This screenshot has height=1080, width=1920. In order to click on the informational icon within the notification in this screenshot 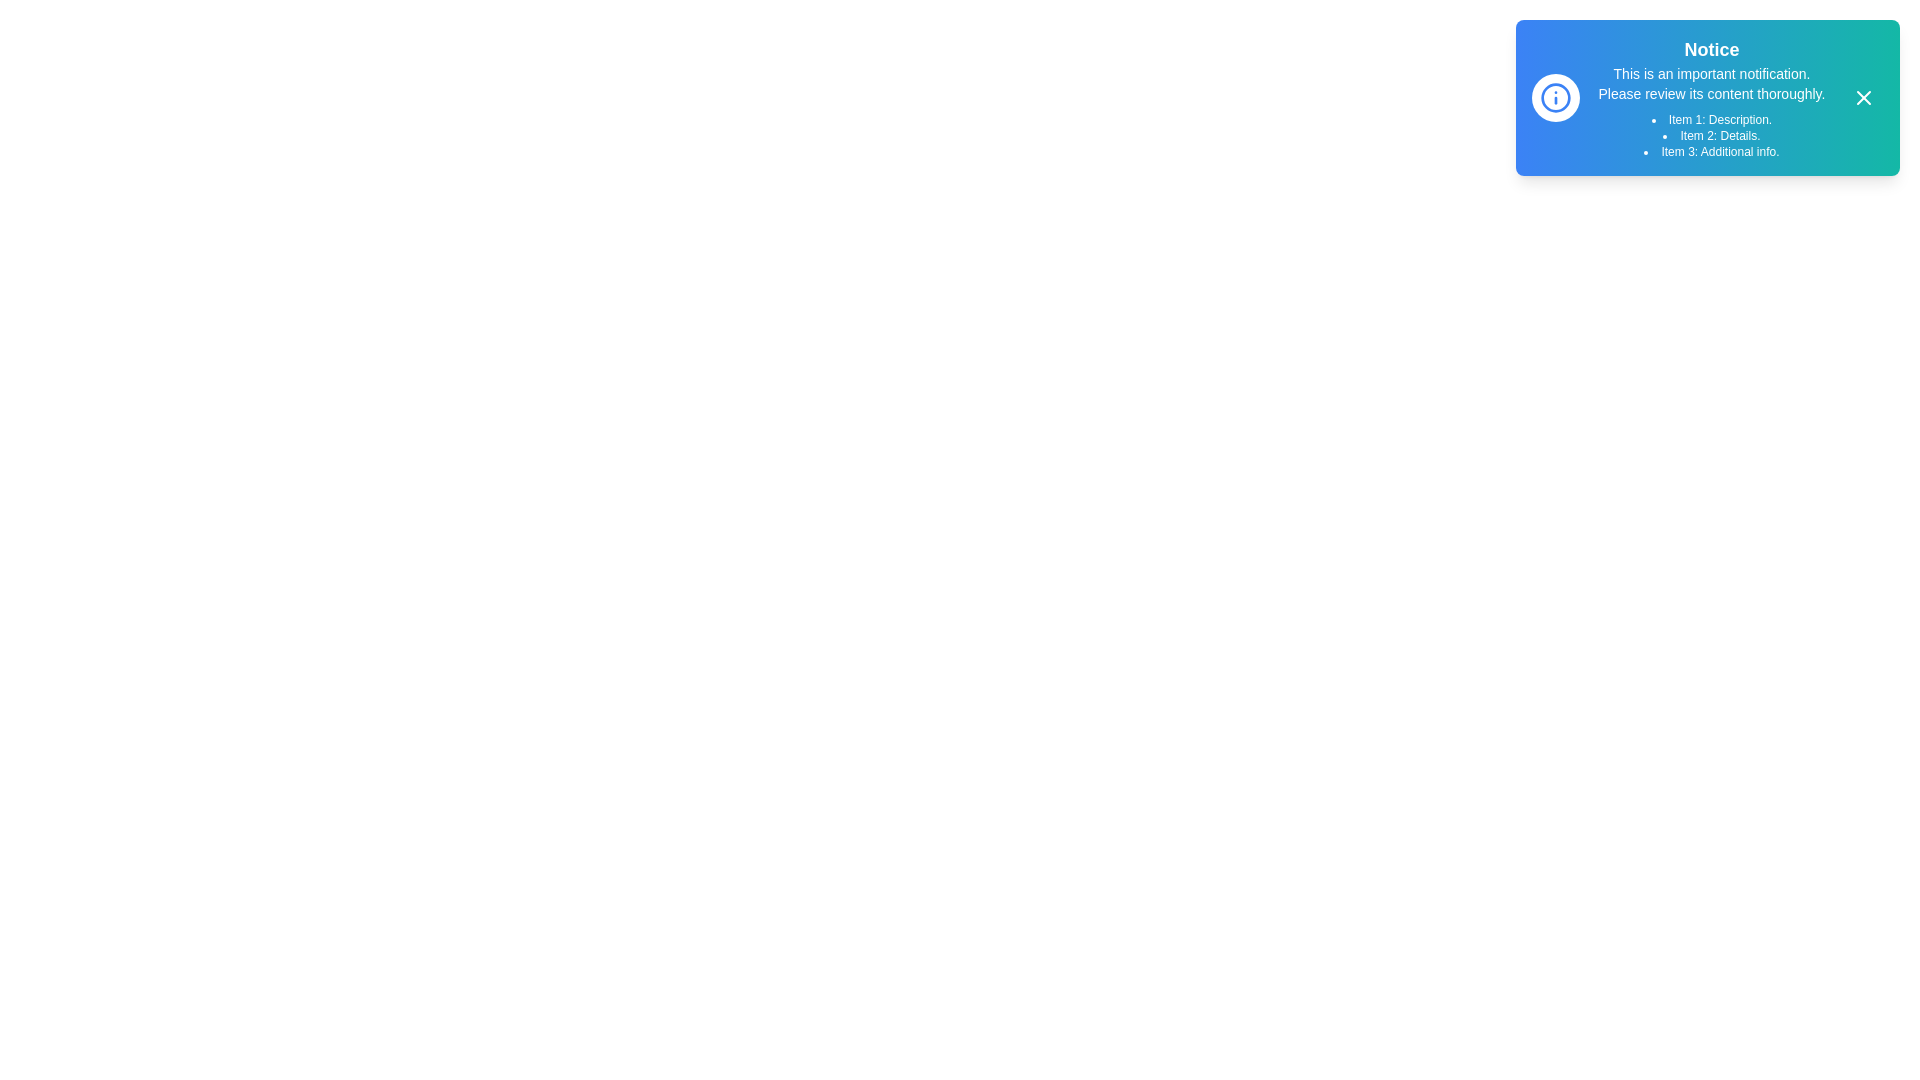, I will do `click(1554, 97)`.